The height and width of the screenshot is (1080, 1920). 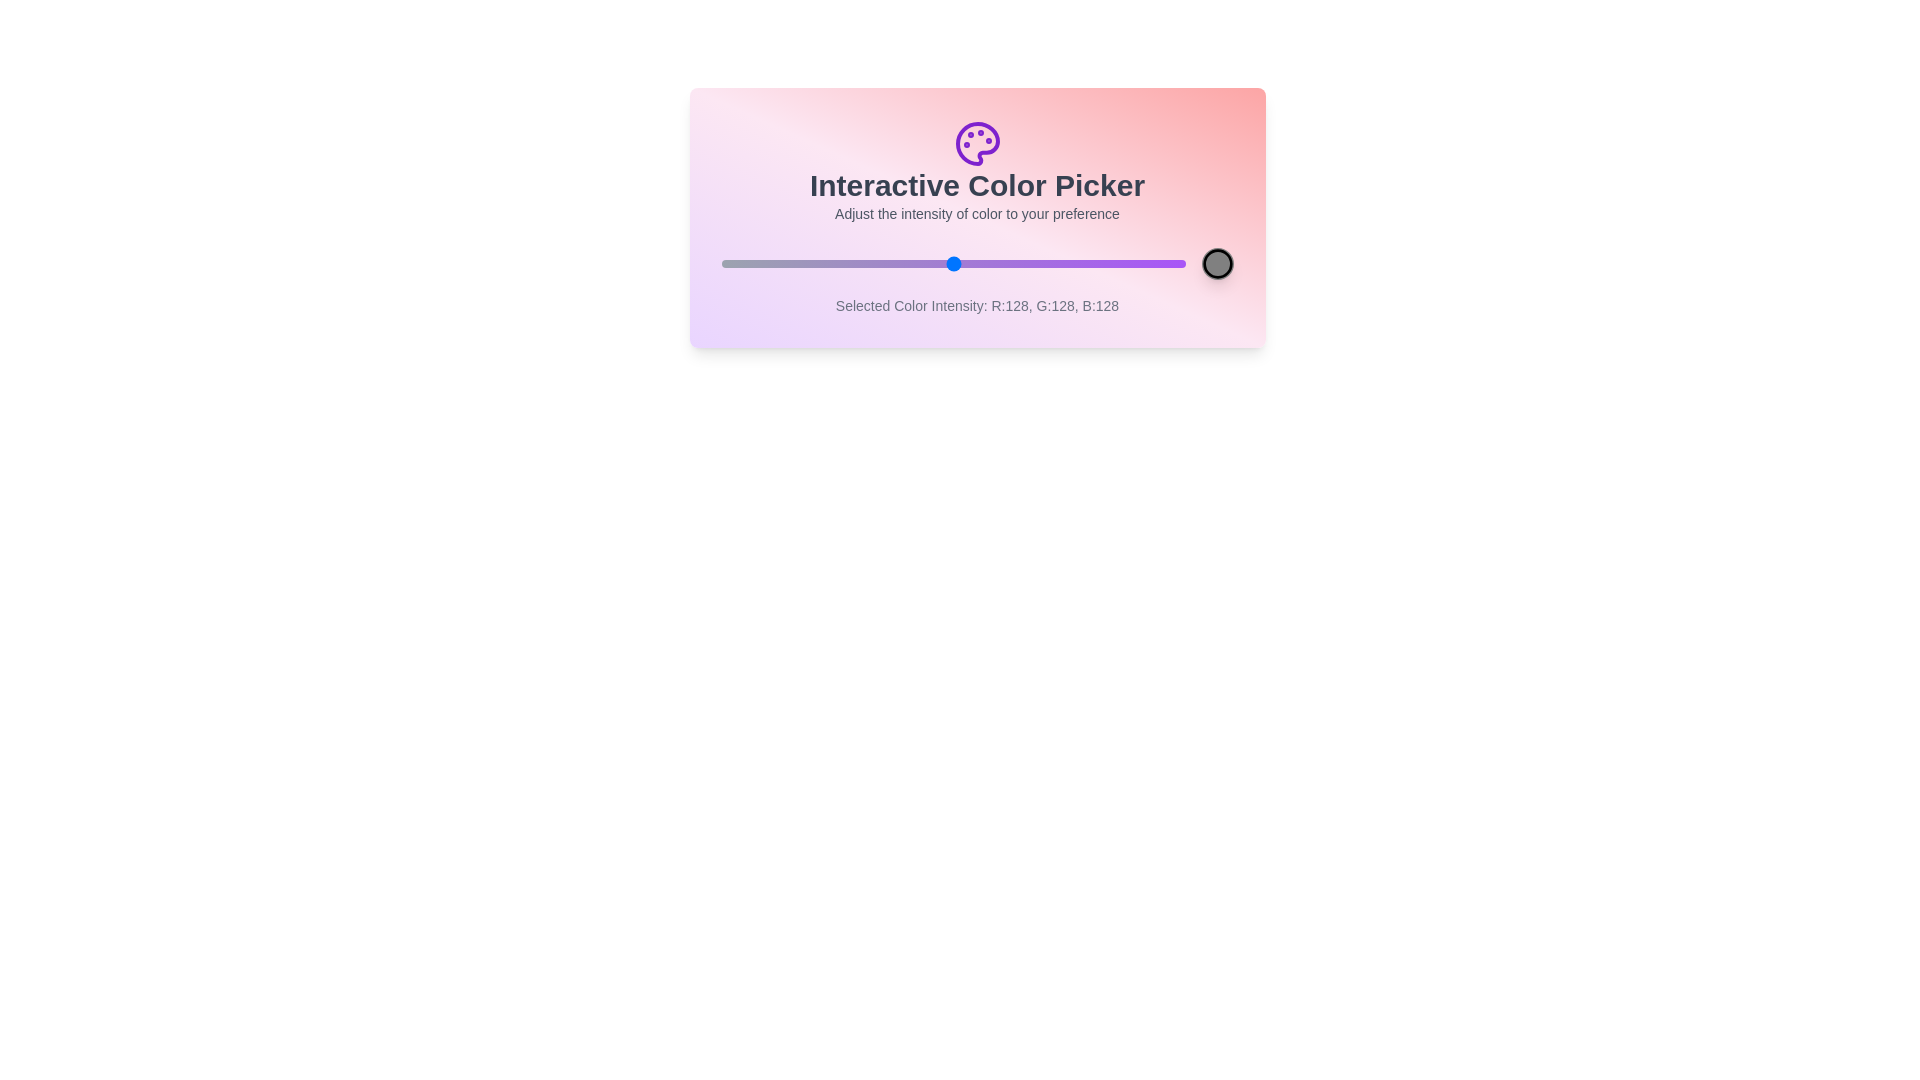 What do you see at coordinates (787, 262) in the screenshot?
I see `the slider to set the color intensity to 37` at bounding box center [787, 262].